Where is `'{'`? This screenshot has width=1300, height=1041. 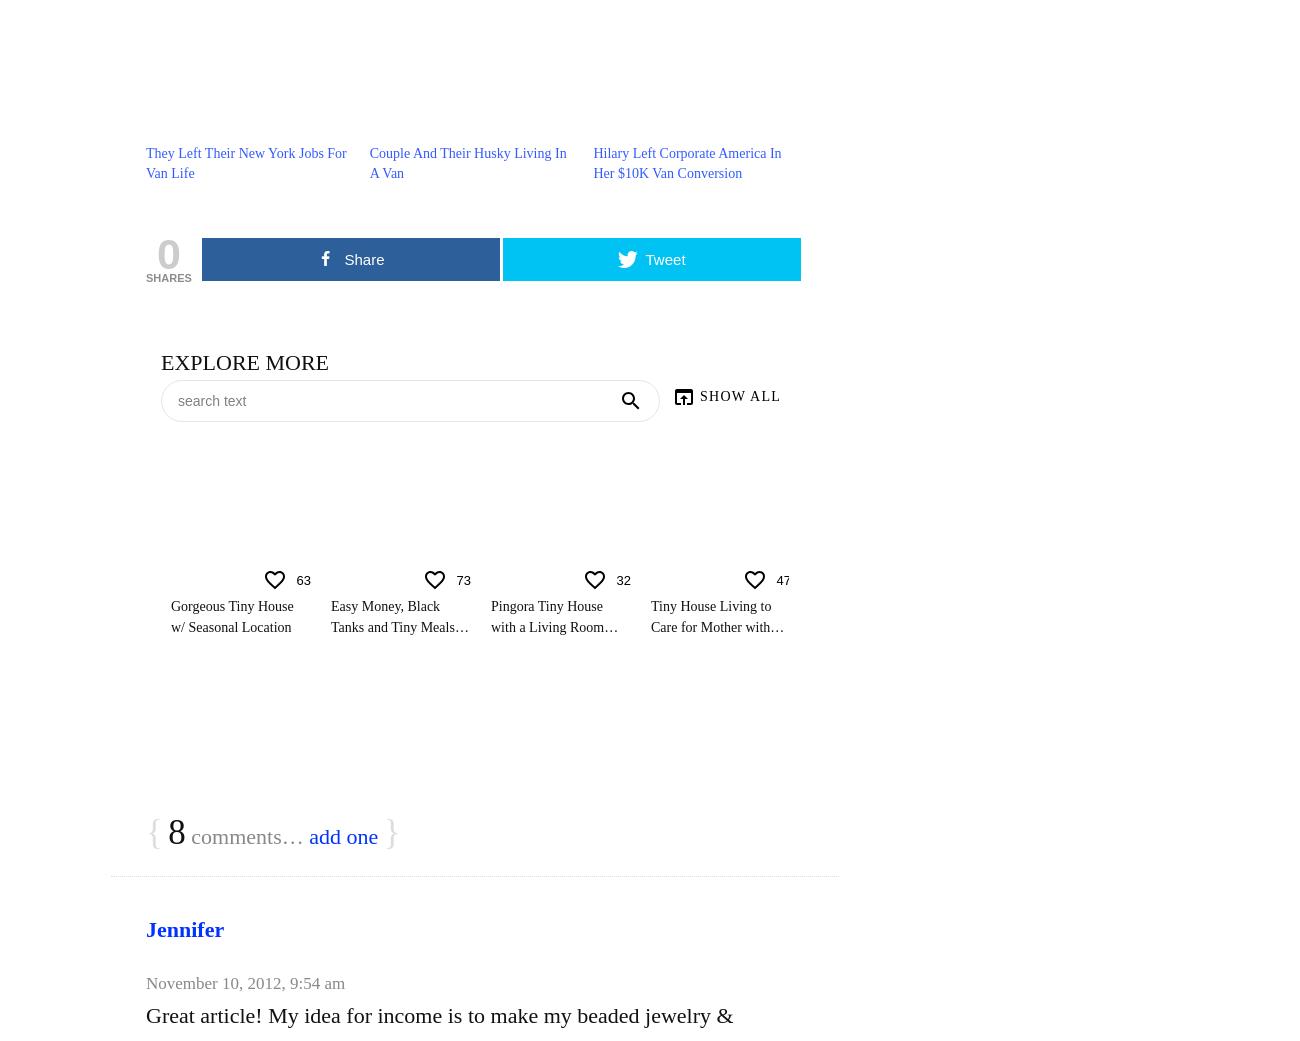 '{' is located at coordinates (153, 832).